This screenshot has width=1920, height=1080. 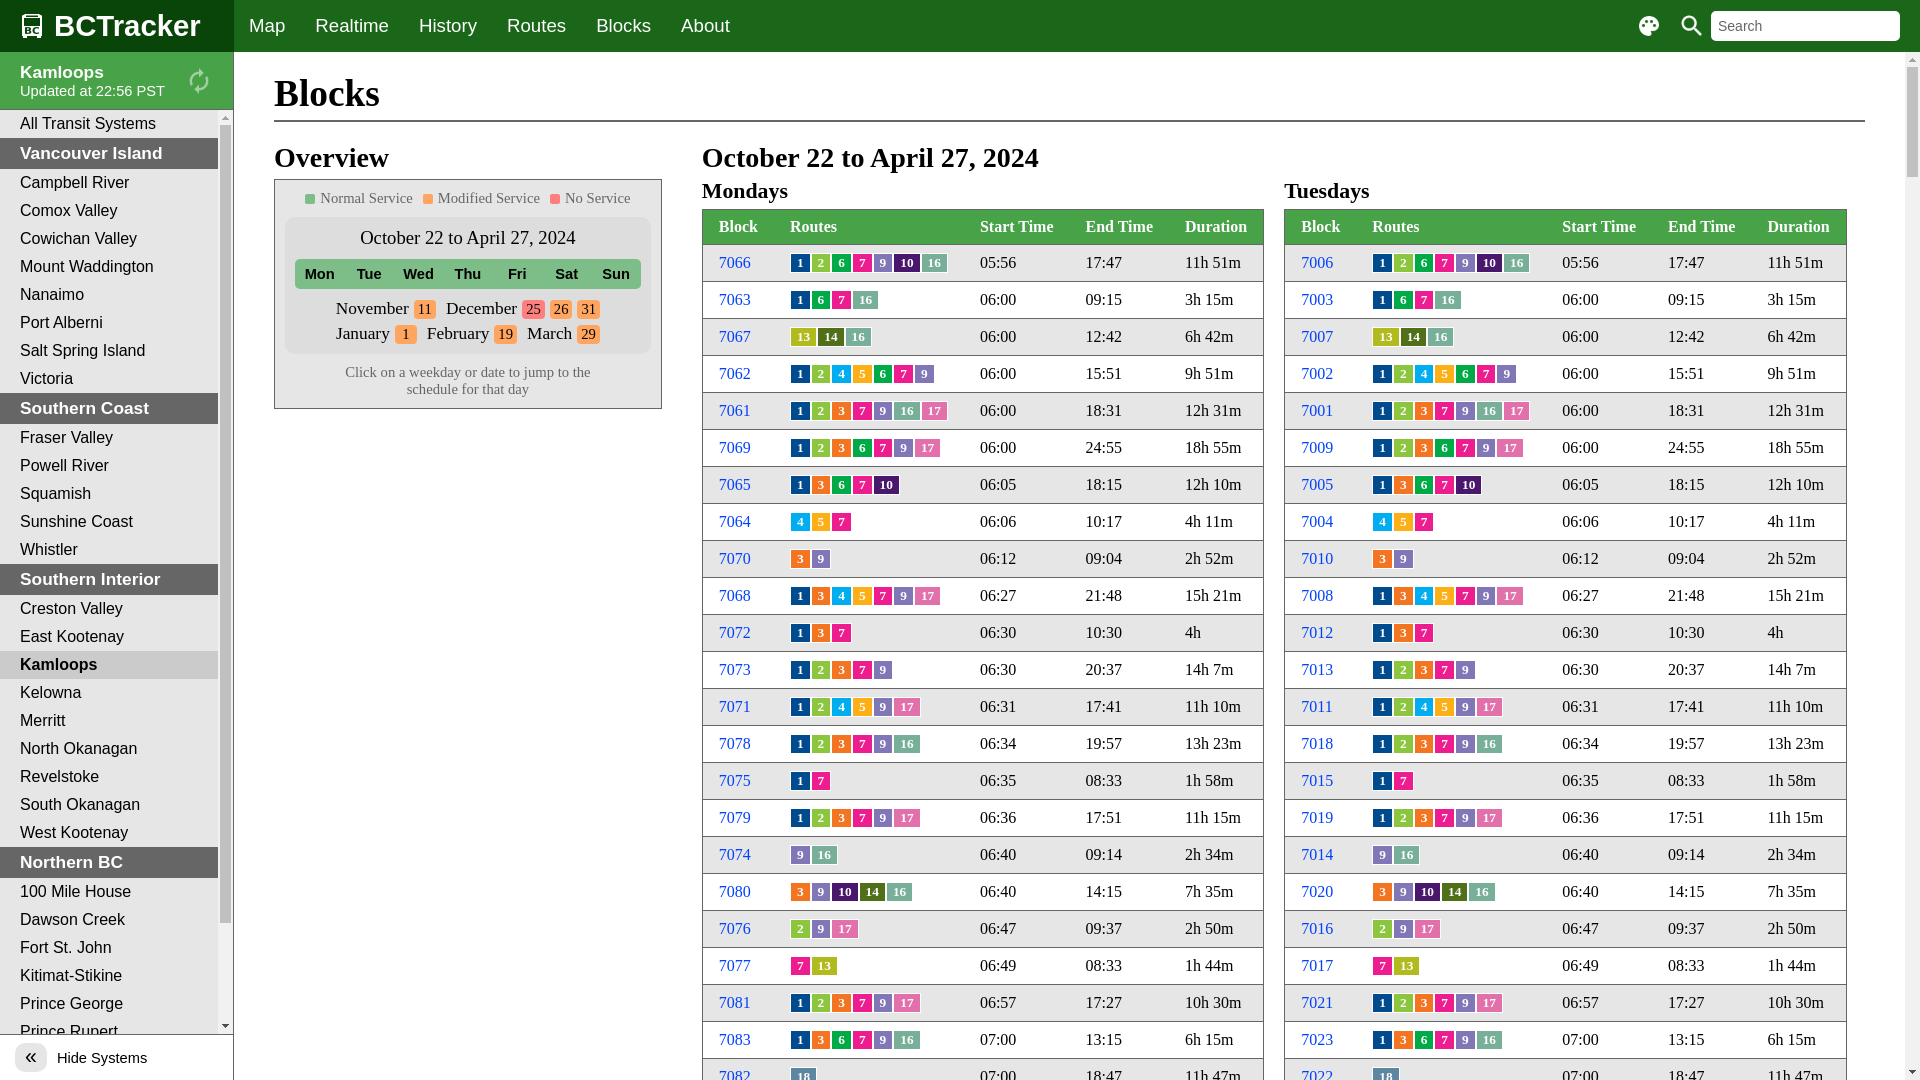 What do you see at coordinates (1316, 1038) in the screenshot?
I see `'7023'` at bounding box center [1316, 1038].